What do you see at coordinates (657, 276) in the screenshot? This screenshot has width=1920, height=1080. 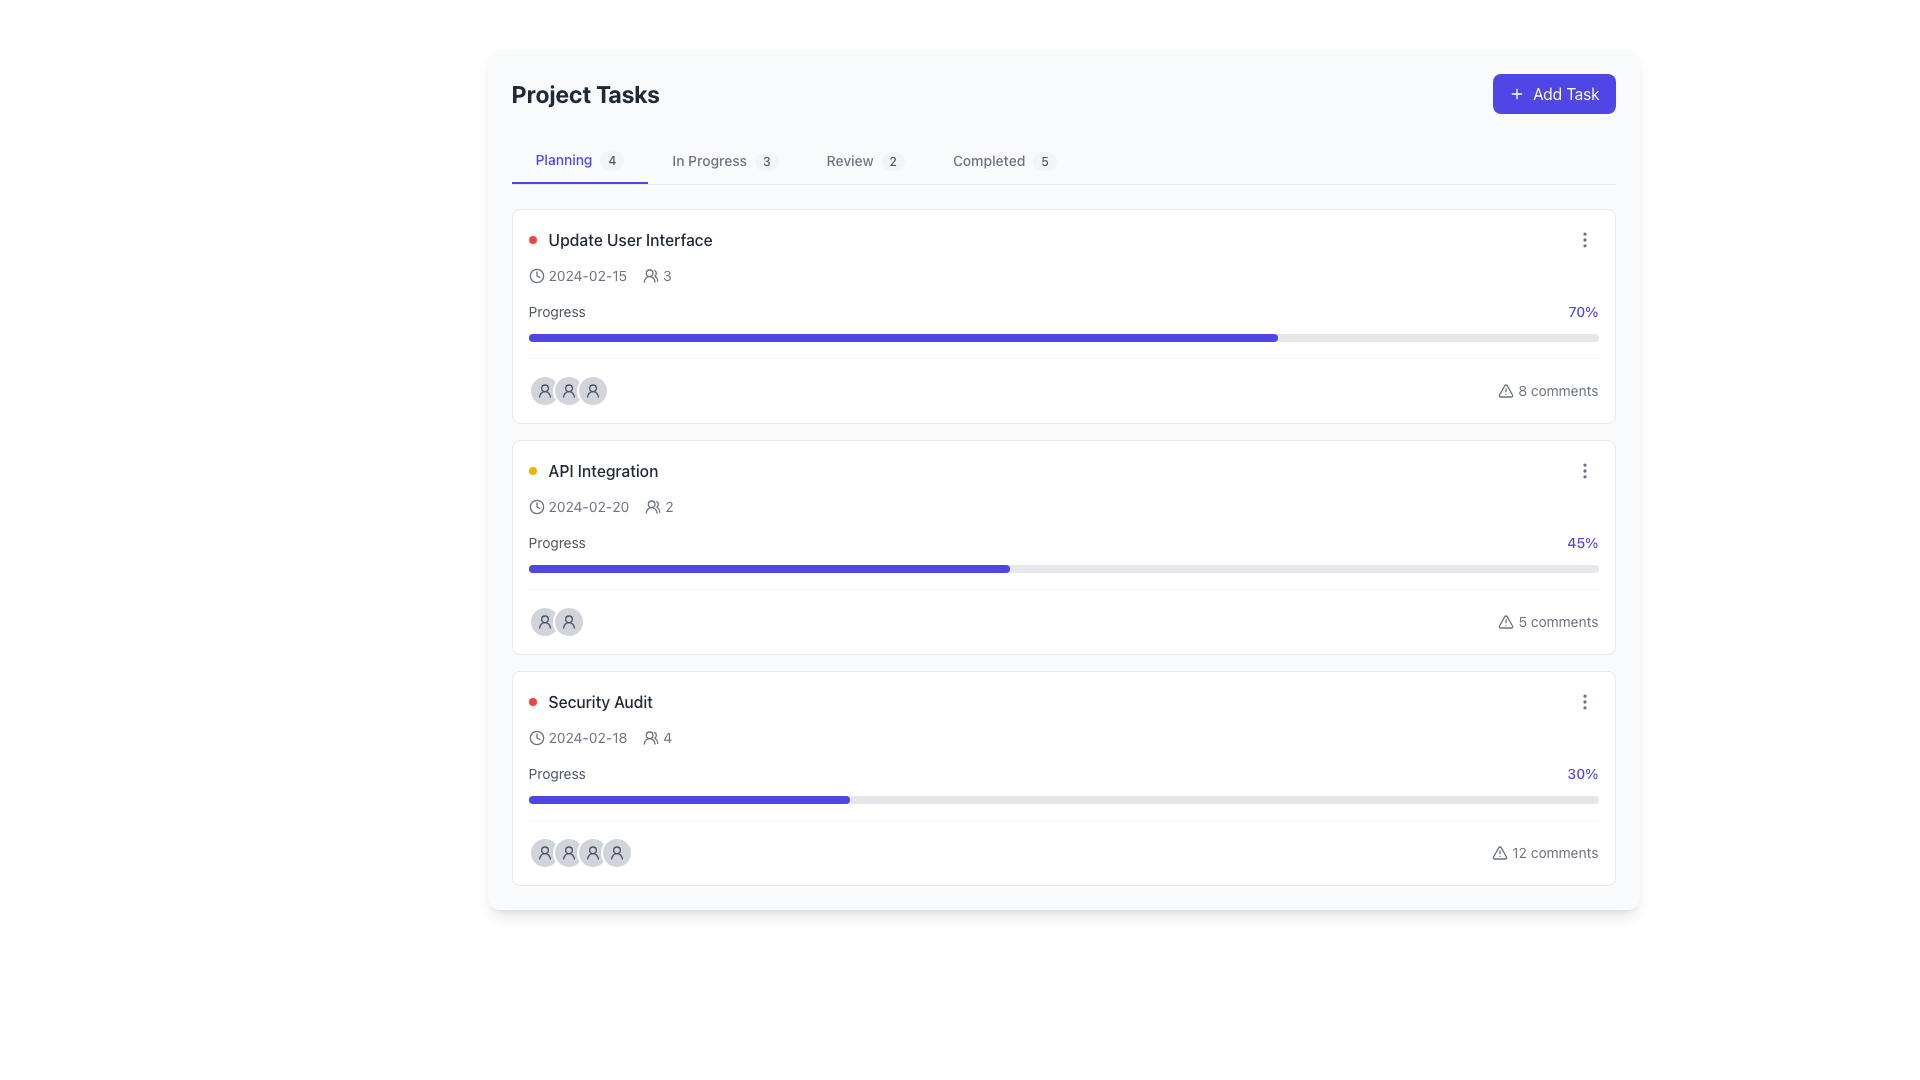 I see `the user count icon and text combination located in the 'Update User Interface' task card in the 'Planning' section, positioned to the right of the due date` at bounding box center [657, 276].